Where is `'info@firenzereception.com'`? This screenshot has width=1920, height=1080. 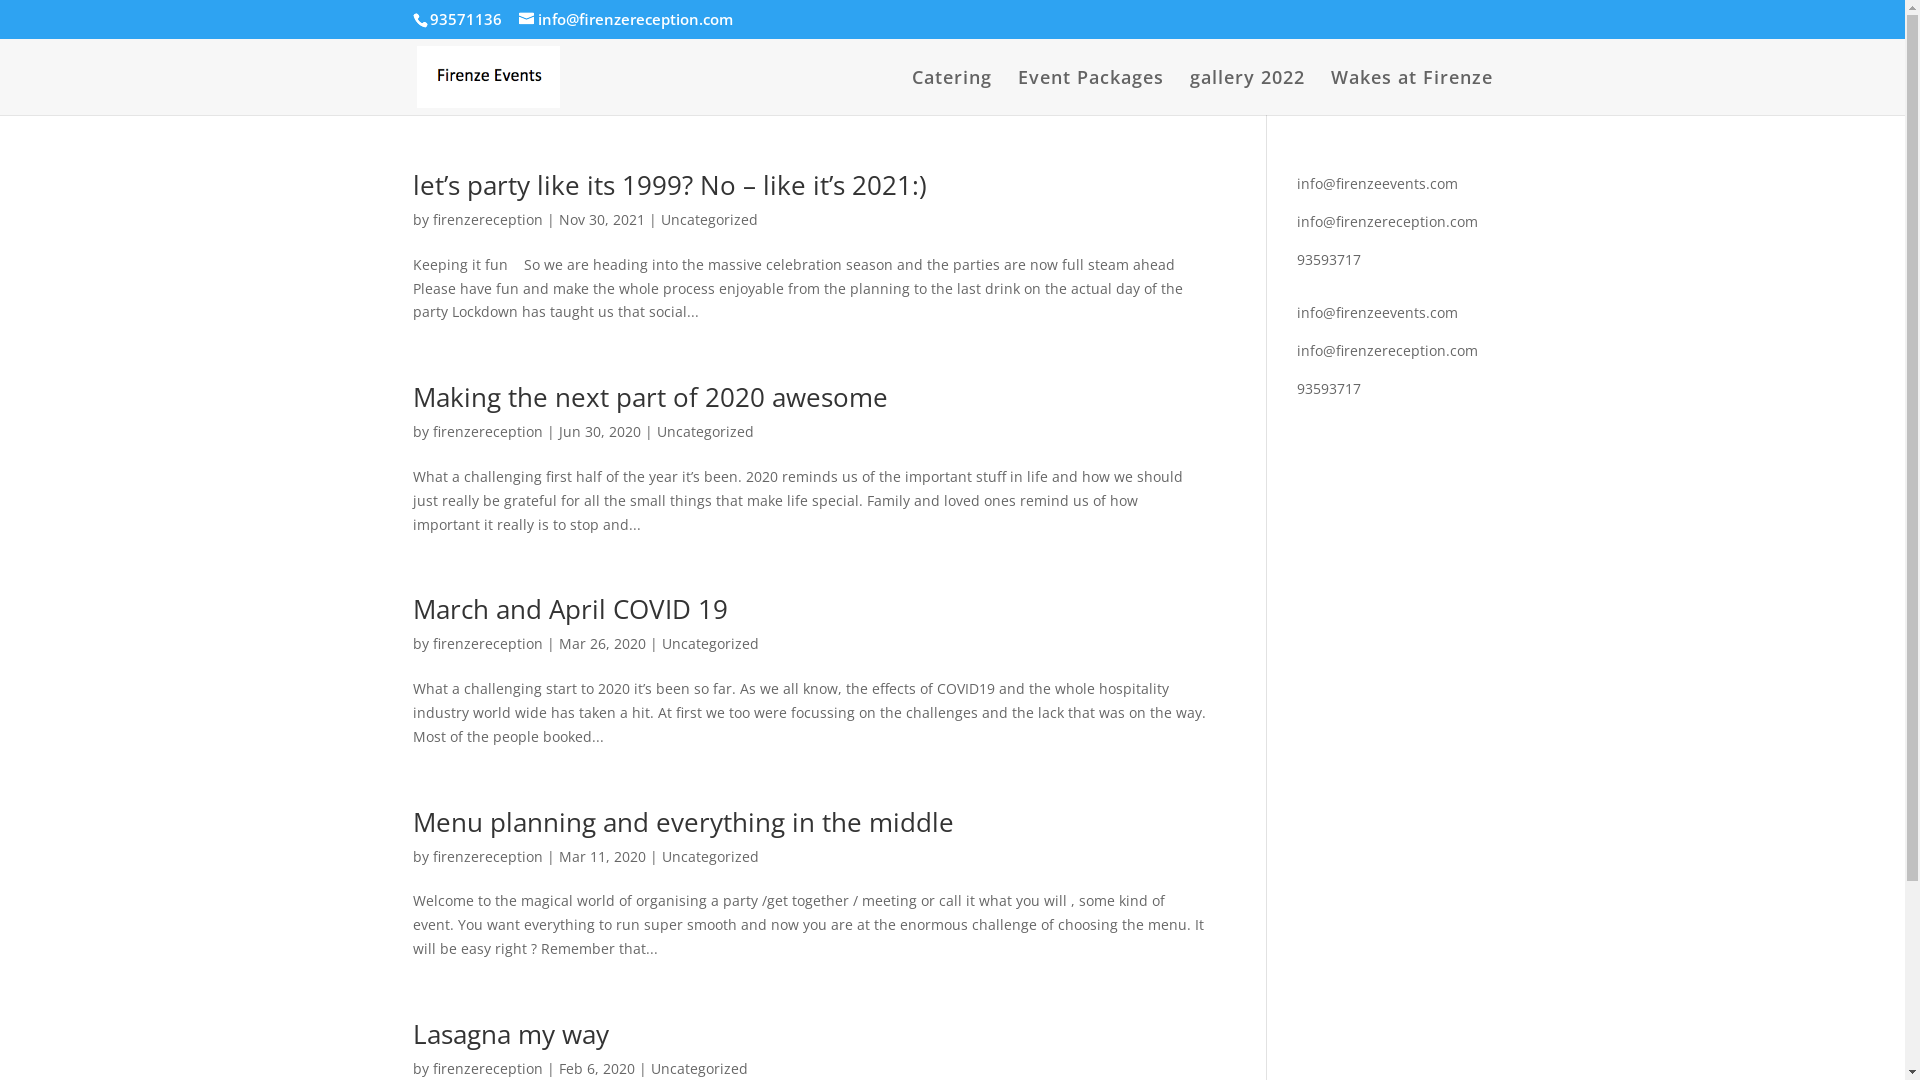 'info@firenzereception.com' is located at coordinates (623, 19).